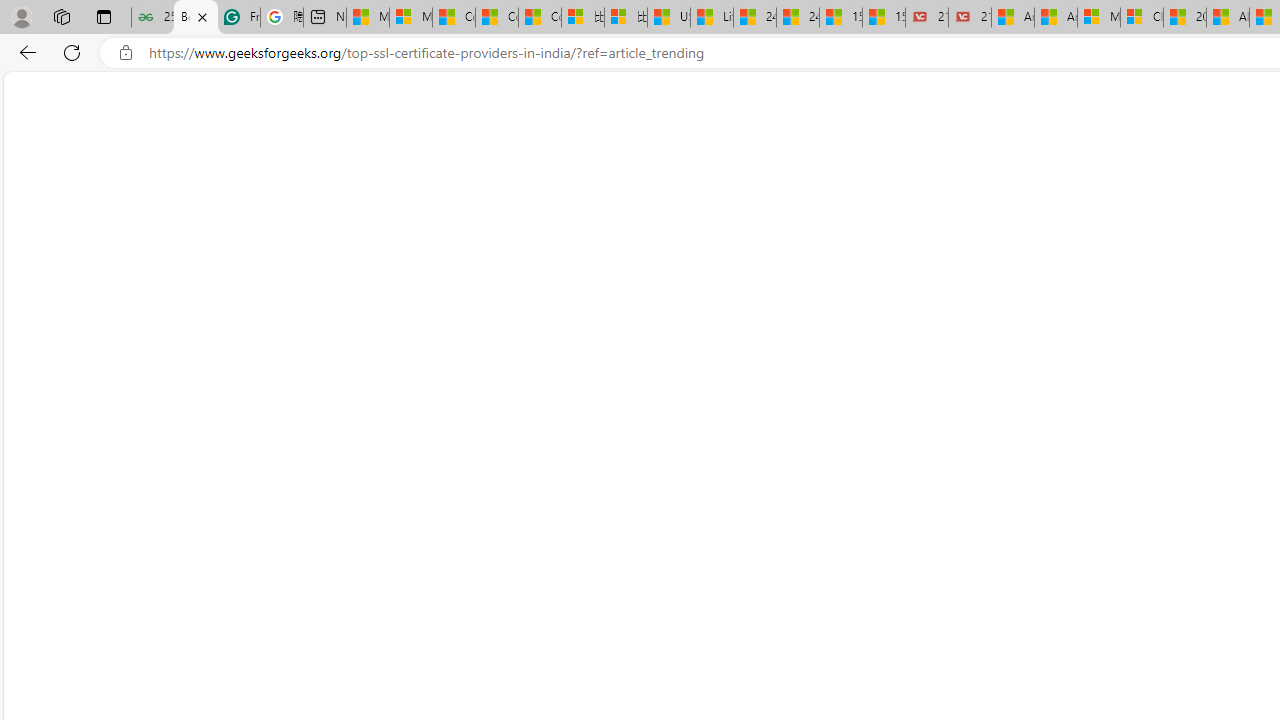 This screenshot has height=720, width=1280. I want to click on '21 Movies That Outdid the Books They Were Based On', so click(969, 17).